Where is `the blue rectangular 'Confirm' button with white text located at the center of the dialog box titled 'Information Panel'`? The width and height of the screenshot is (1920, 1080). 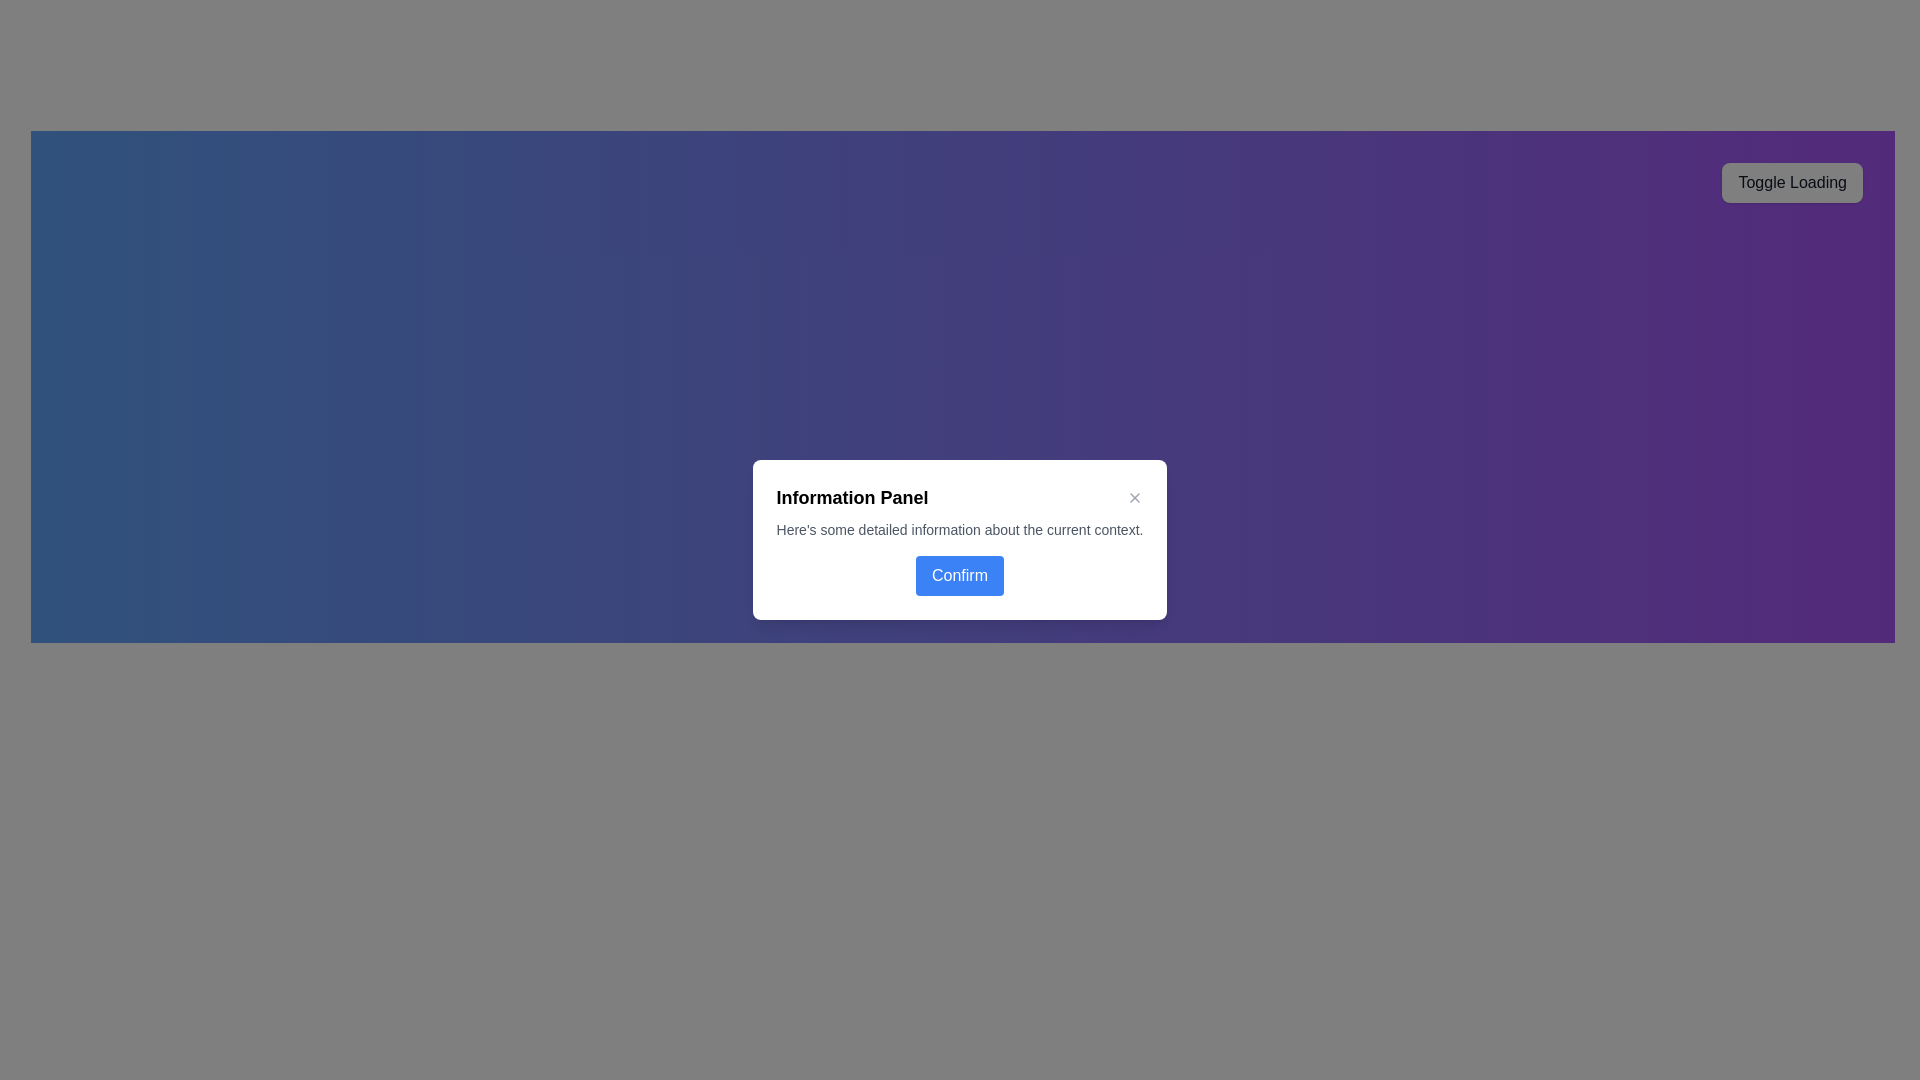 the blue rectangular 'Confirm' button with white text located at the center of the dialog box titled 'Information Panel' is located at coordinates (960, 575).